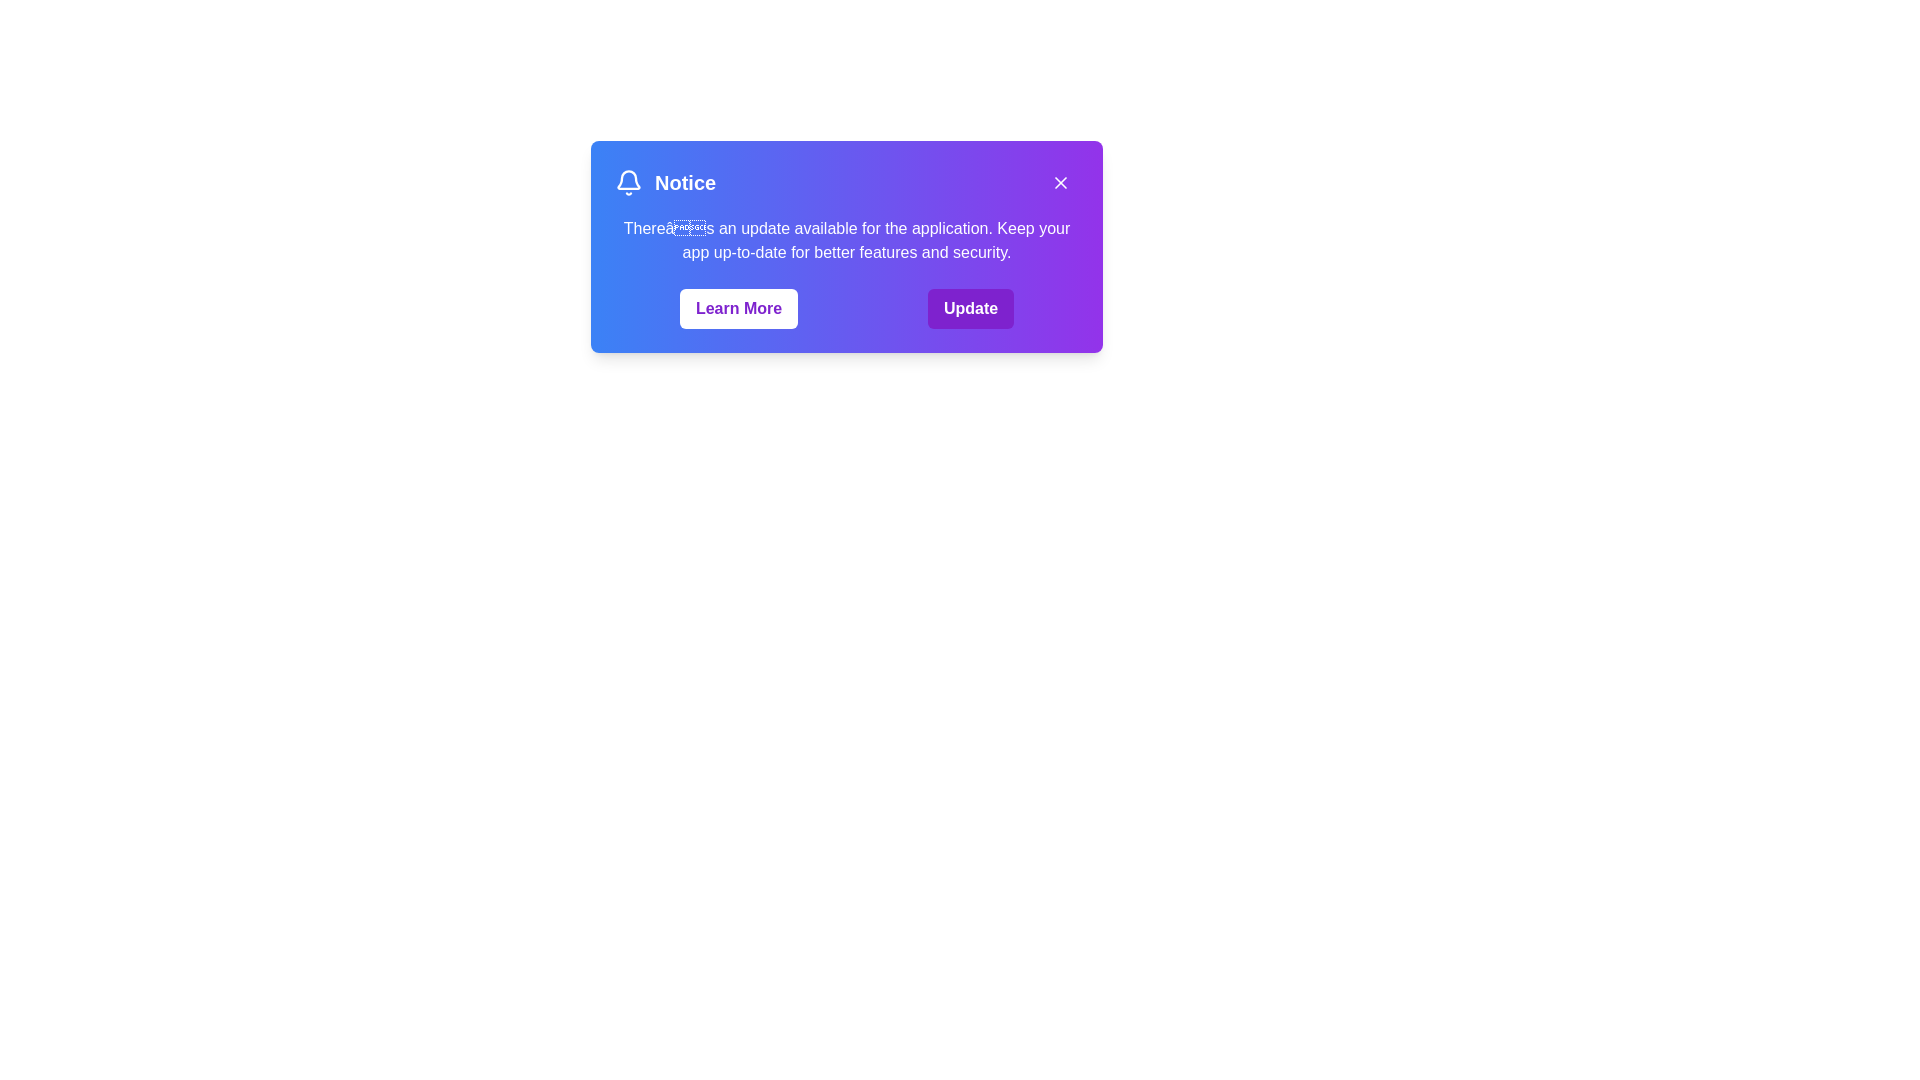 The width and height of the screenshot is (1920, 1080). I want to click on the 'Update' button to initiate the update process, so click(969, 308).